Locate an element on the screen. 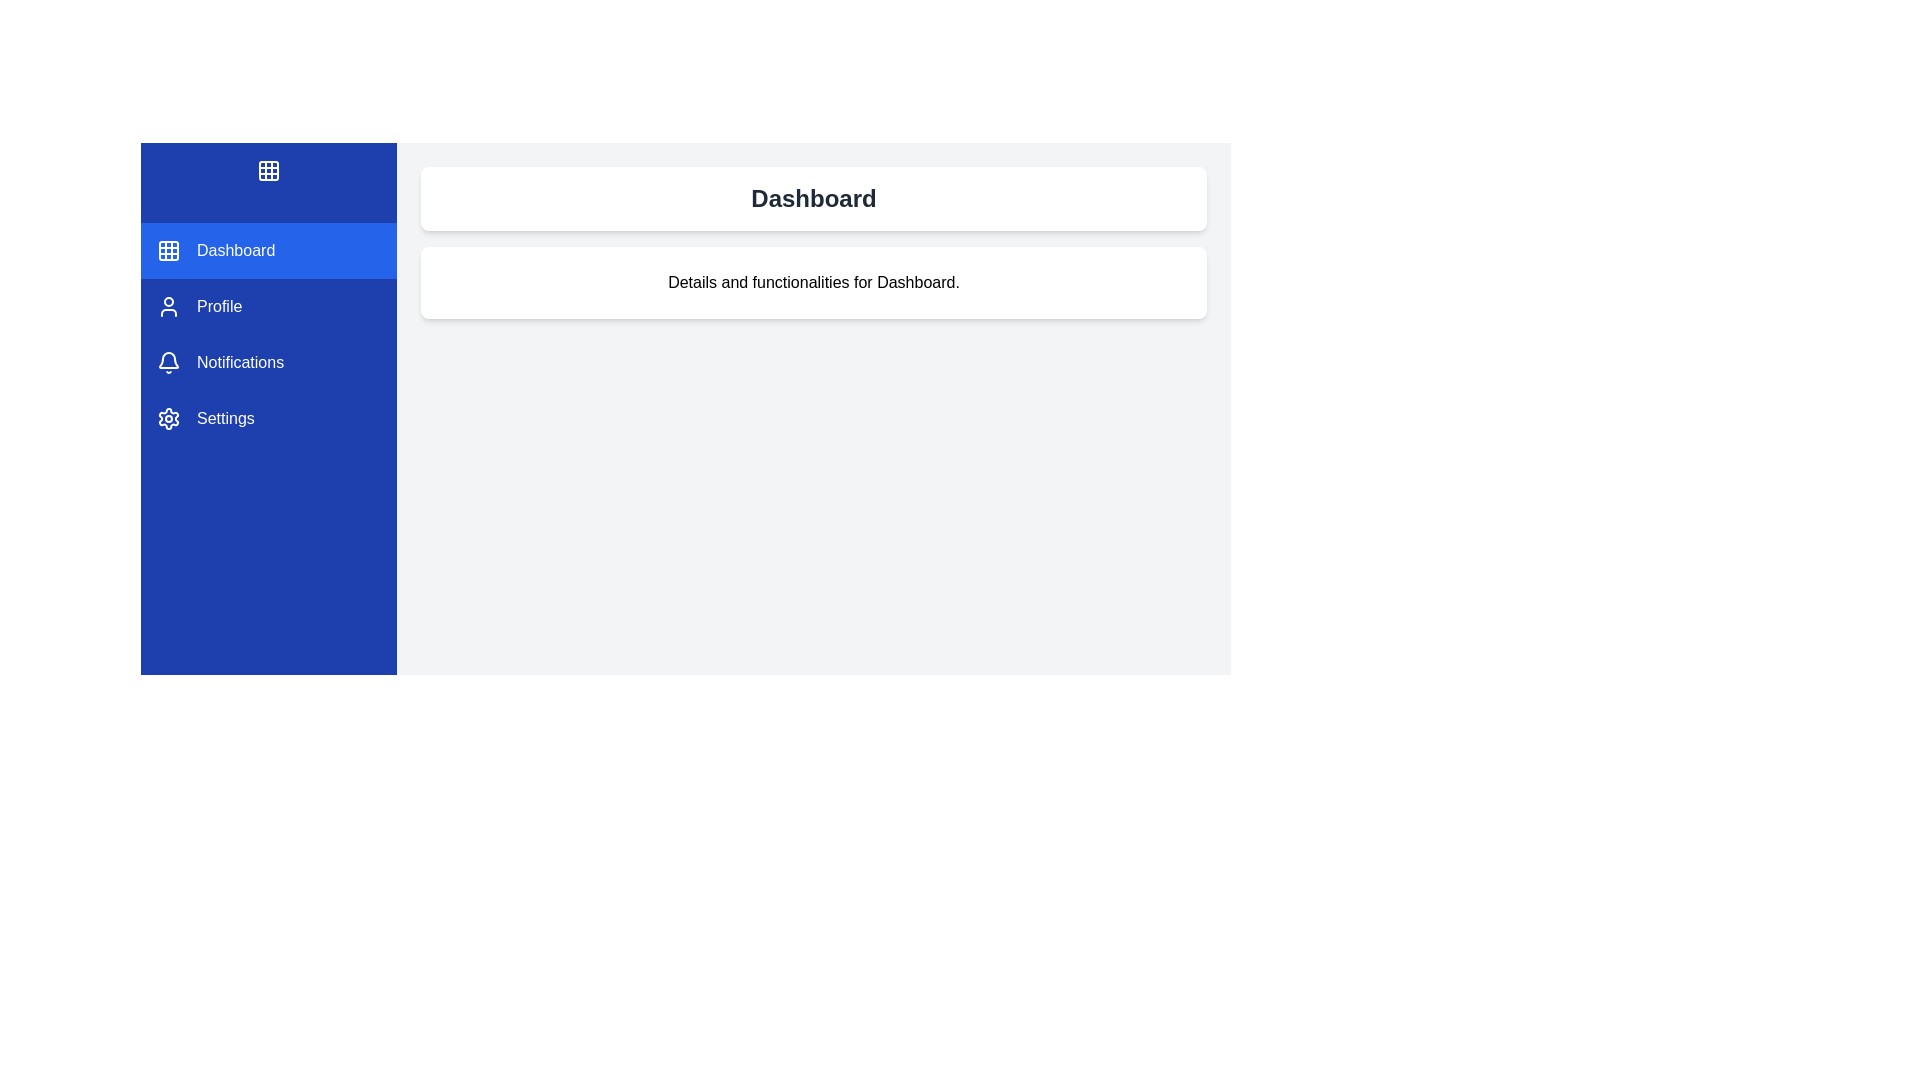  the grid icon in the vertical navigation bar, which is a 3x3 grid layout icon located at the top-left corner of the navigation panel above the 'Dashboard' menu item is located at coordinates (267, 169).